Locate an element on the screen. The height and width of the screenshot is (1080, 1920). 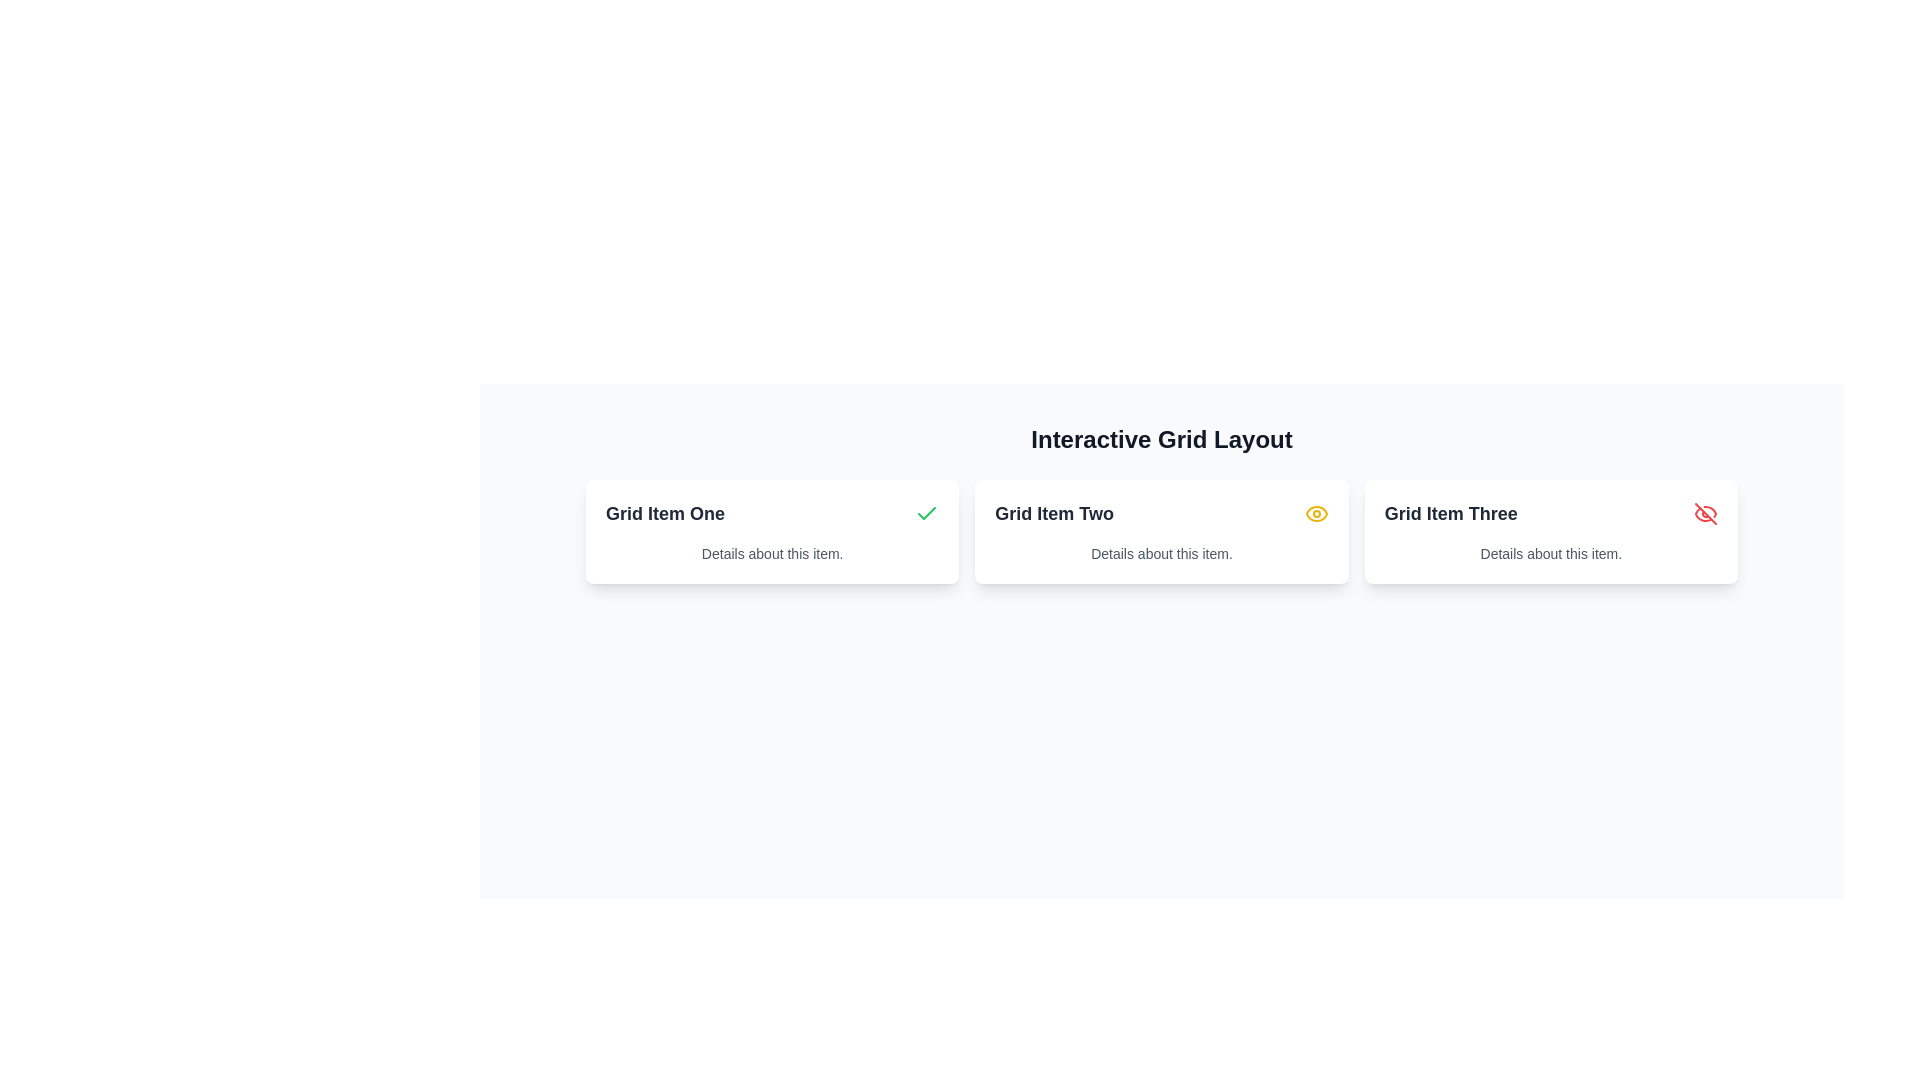
the green checkmark icon, which is part of an SVG image and indicates a successful action, located in the first grid item titled 'Grid Item One' is located at coordinates (926, 512).